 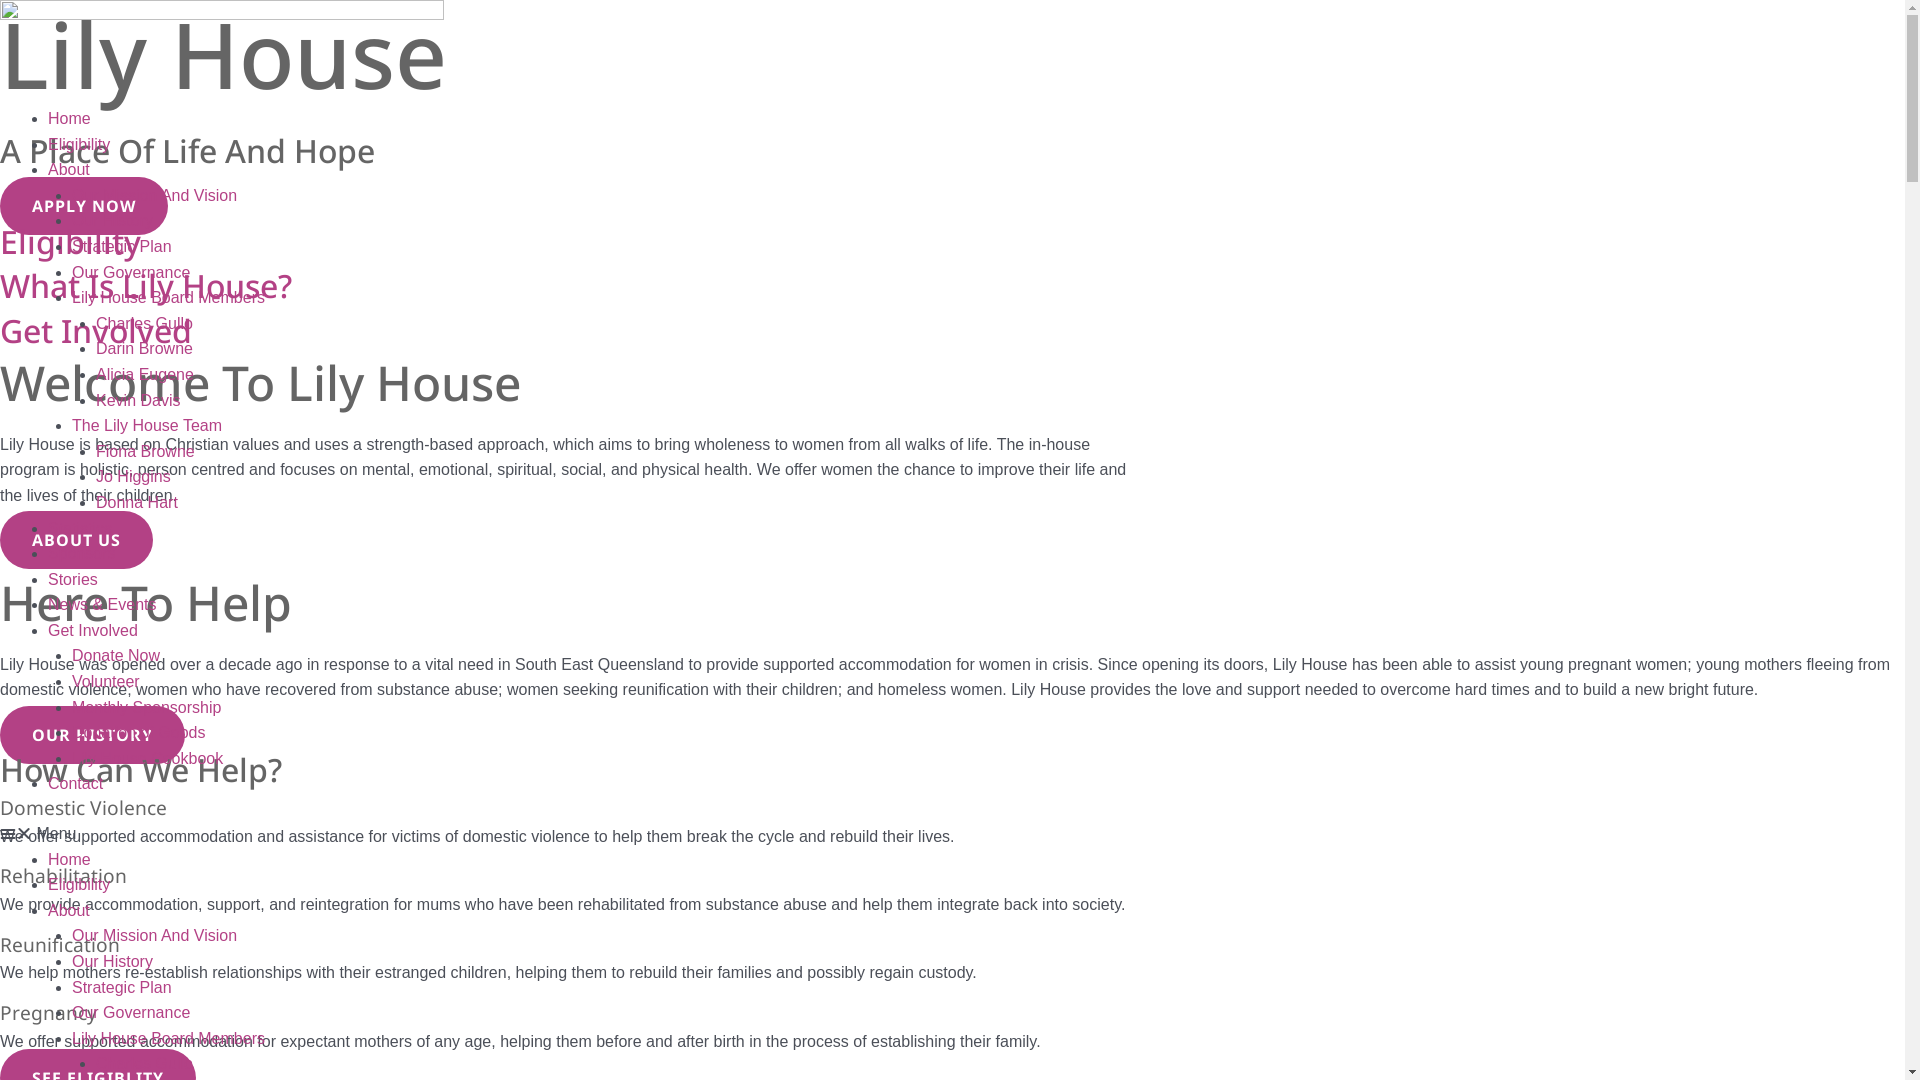 I want to click on 'Donation of Goods', so click(x=72, y=732).